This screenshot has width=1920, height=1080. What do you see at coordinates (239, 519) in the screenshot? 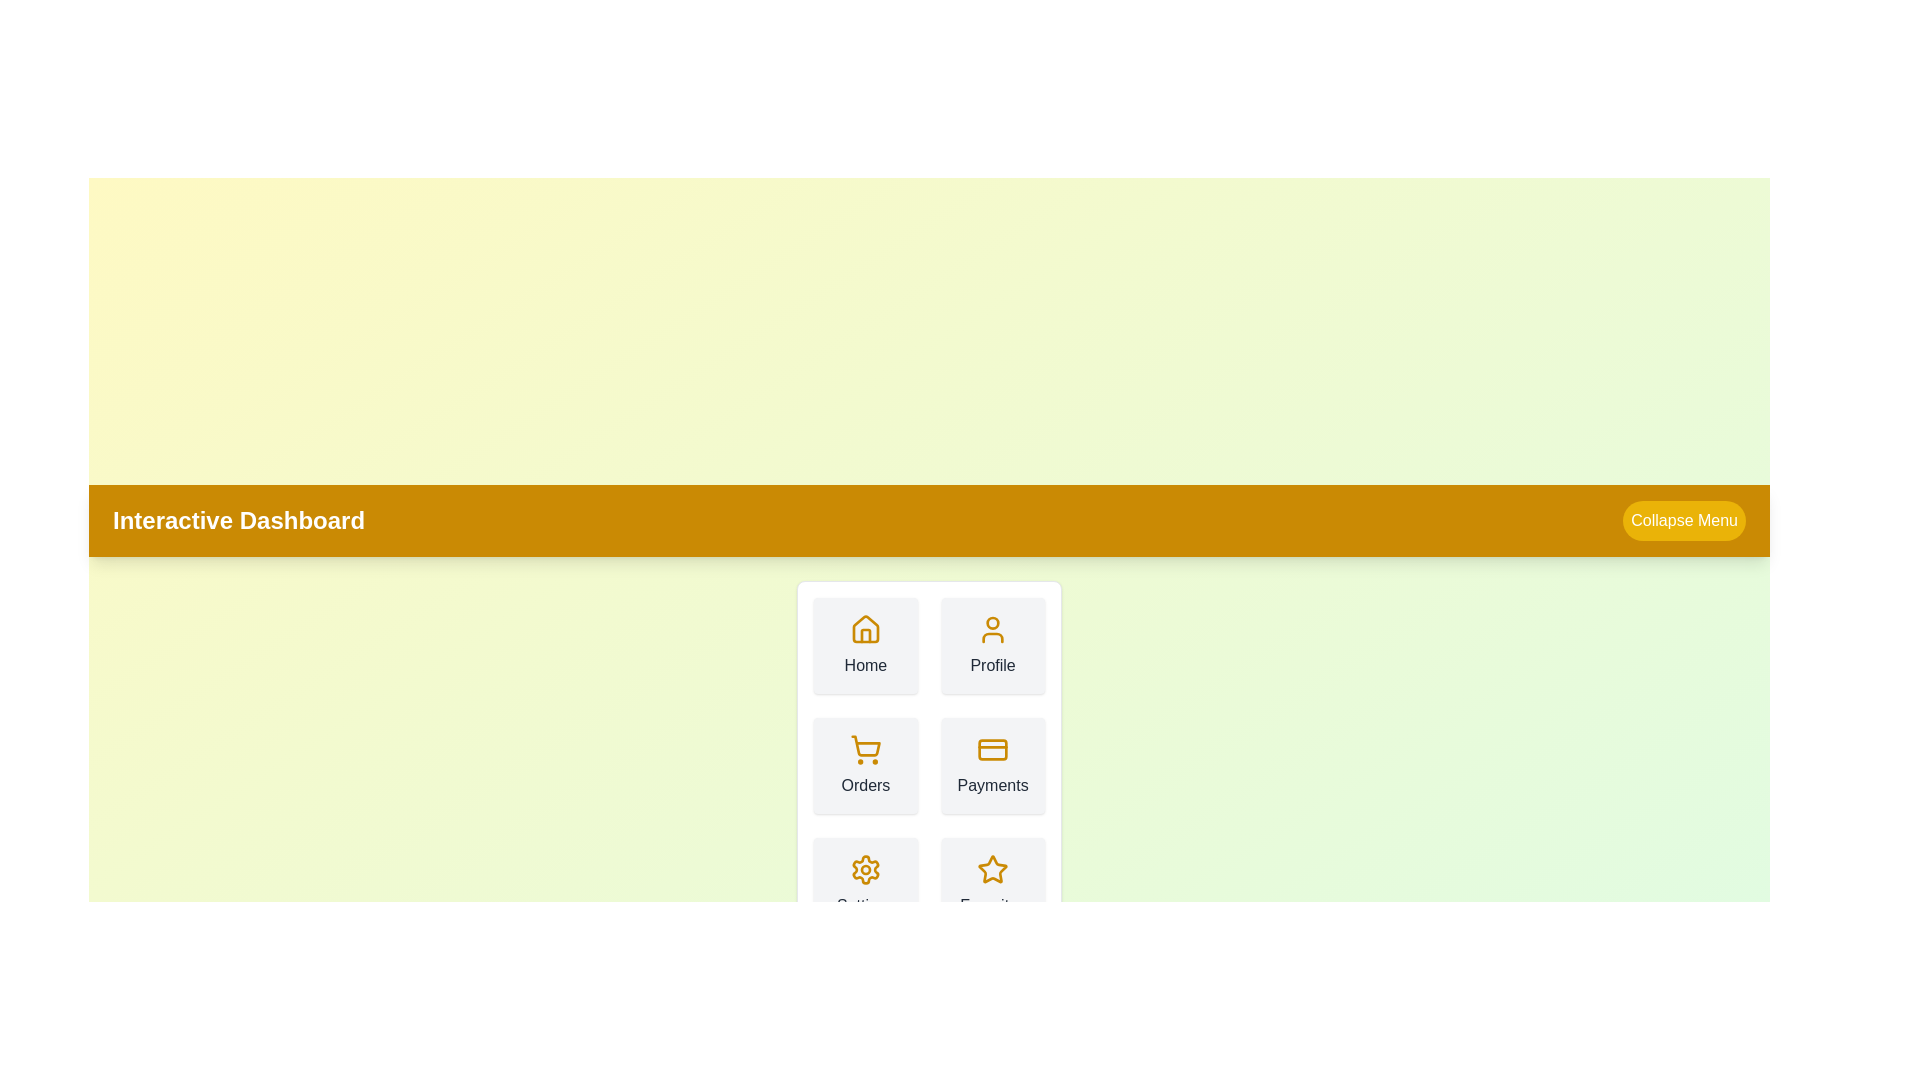
I see `the text 'Interactive Dashboard' in the header` at bounding box center [239, 519].